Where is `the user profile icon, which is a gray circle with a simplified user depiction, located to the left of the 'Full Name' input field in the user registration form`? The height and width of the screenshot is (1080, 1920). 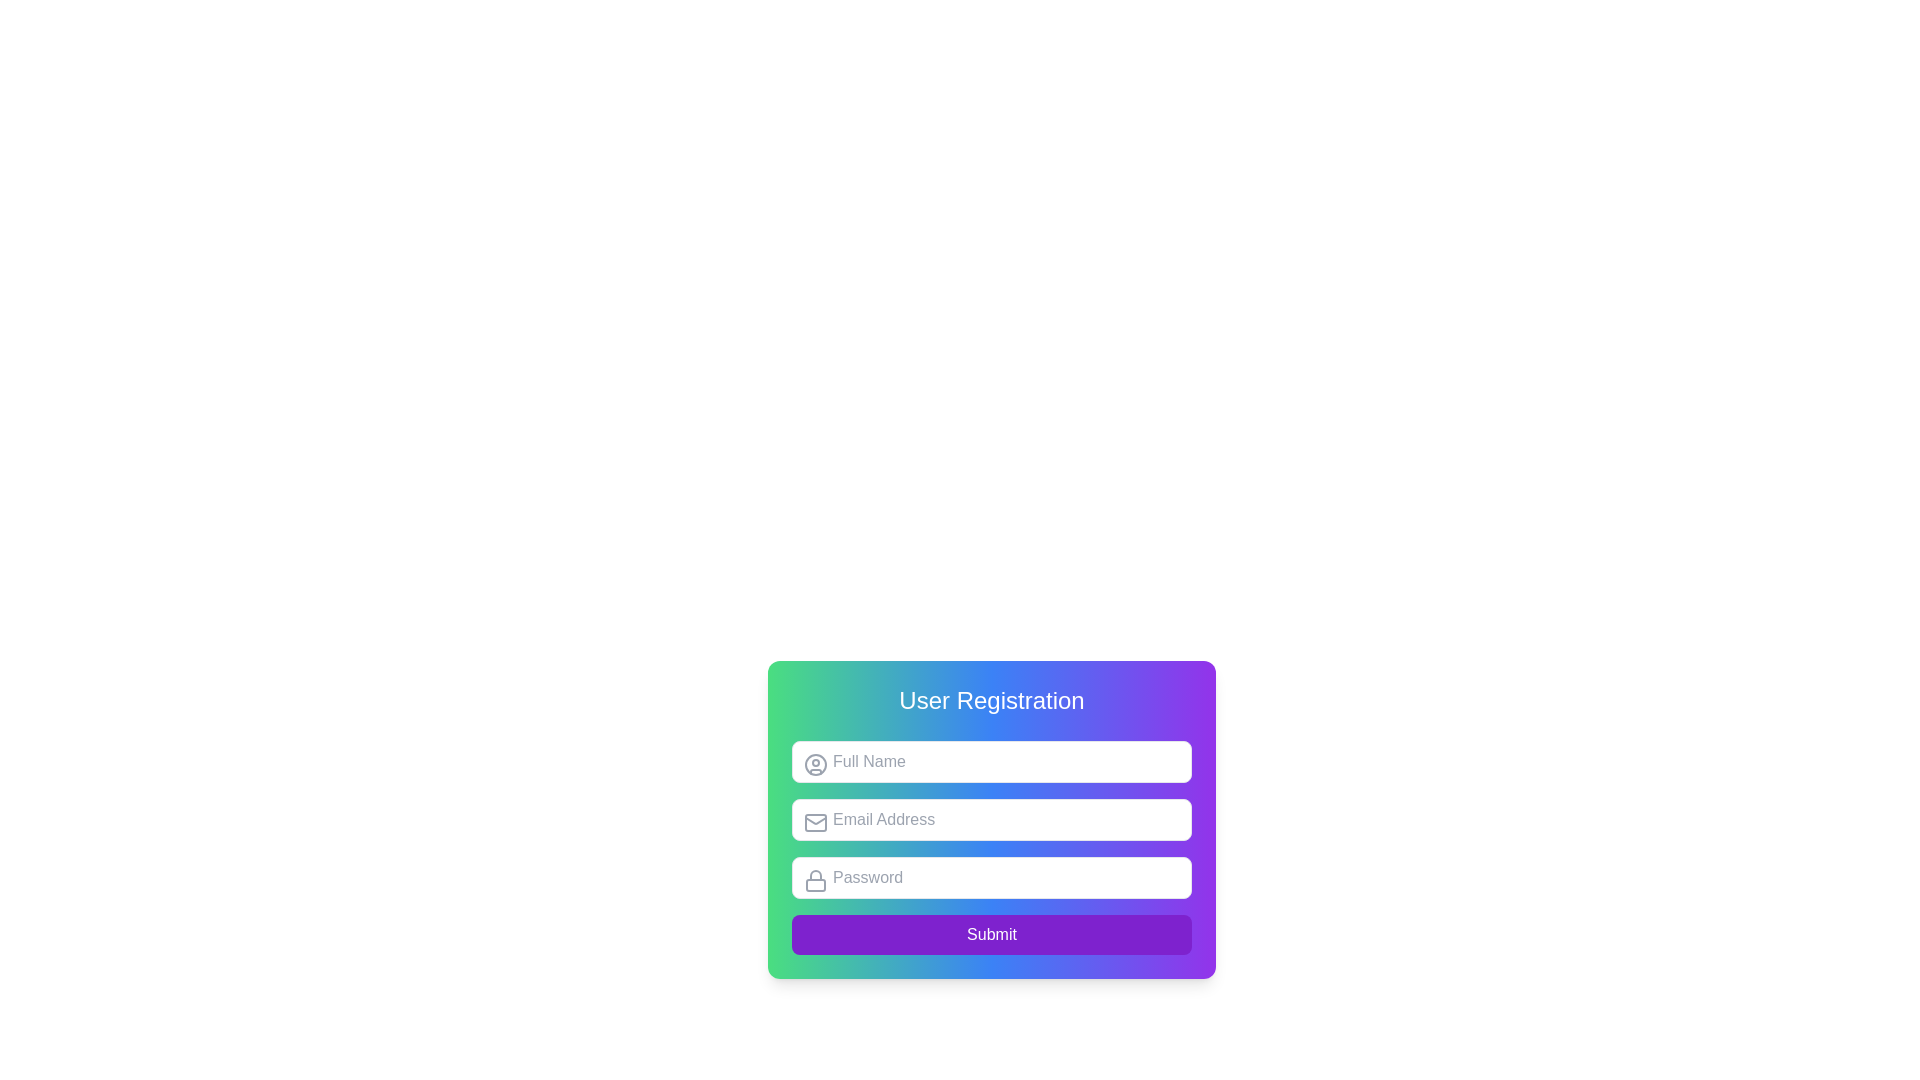 the user profile icon, which is a gray circle with a simplified user depiction, located to the left of the 'Full Name' input field in the user registration form is located at coordinates (816, 764).